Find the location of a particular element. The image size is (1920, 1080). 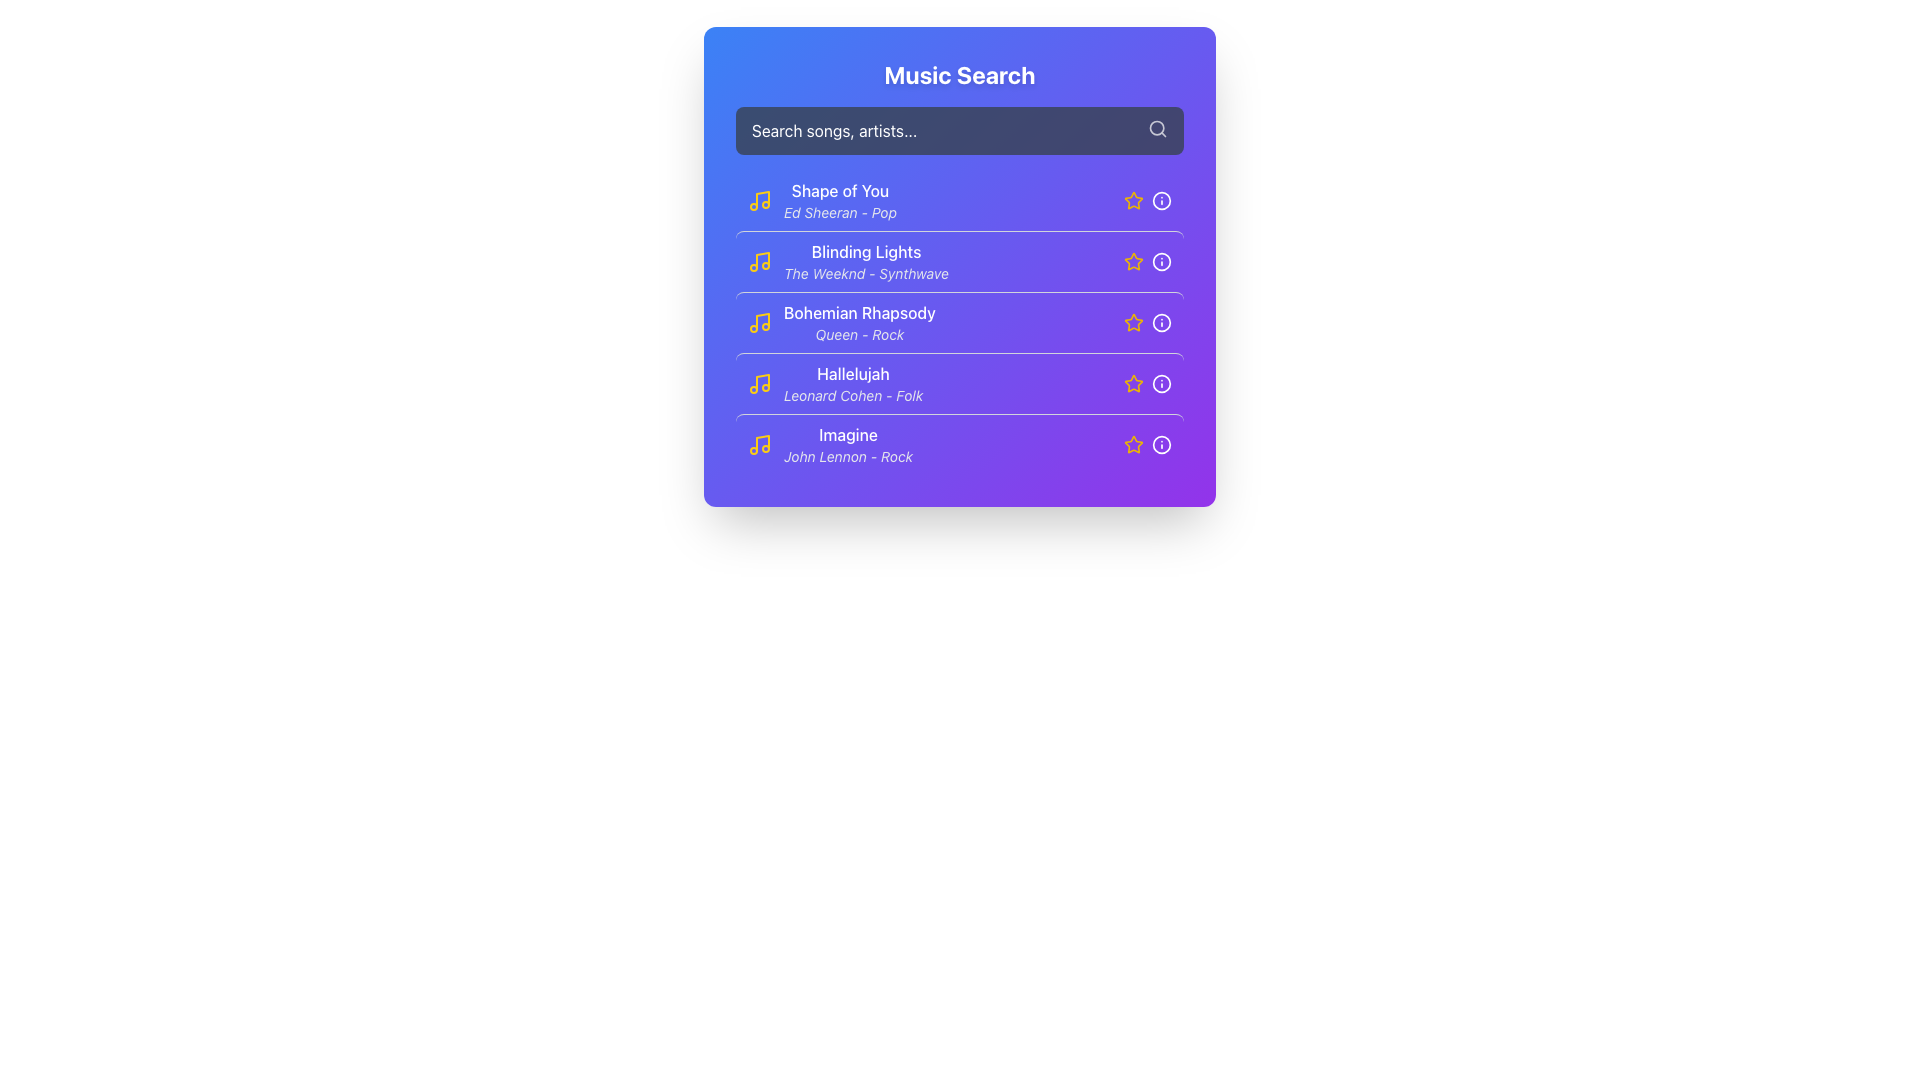

the circular SVG graphic icon that represents an information symbol next to the 'Bohemian Rhapsody' list item is located at coordinates (1161, 322).